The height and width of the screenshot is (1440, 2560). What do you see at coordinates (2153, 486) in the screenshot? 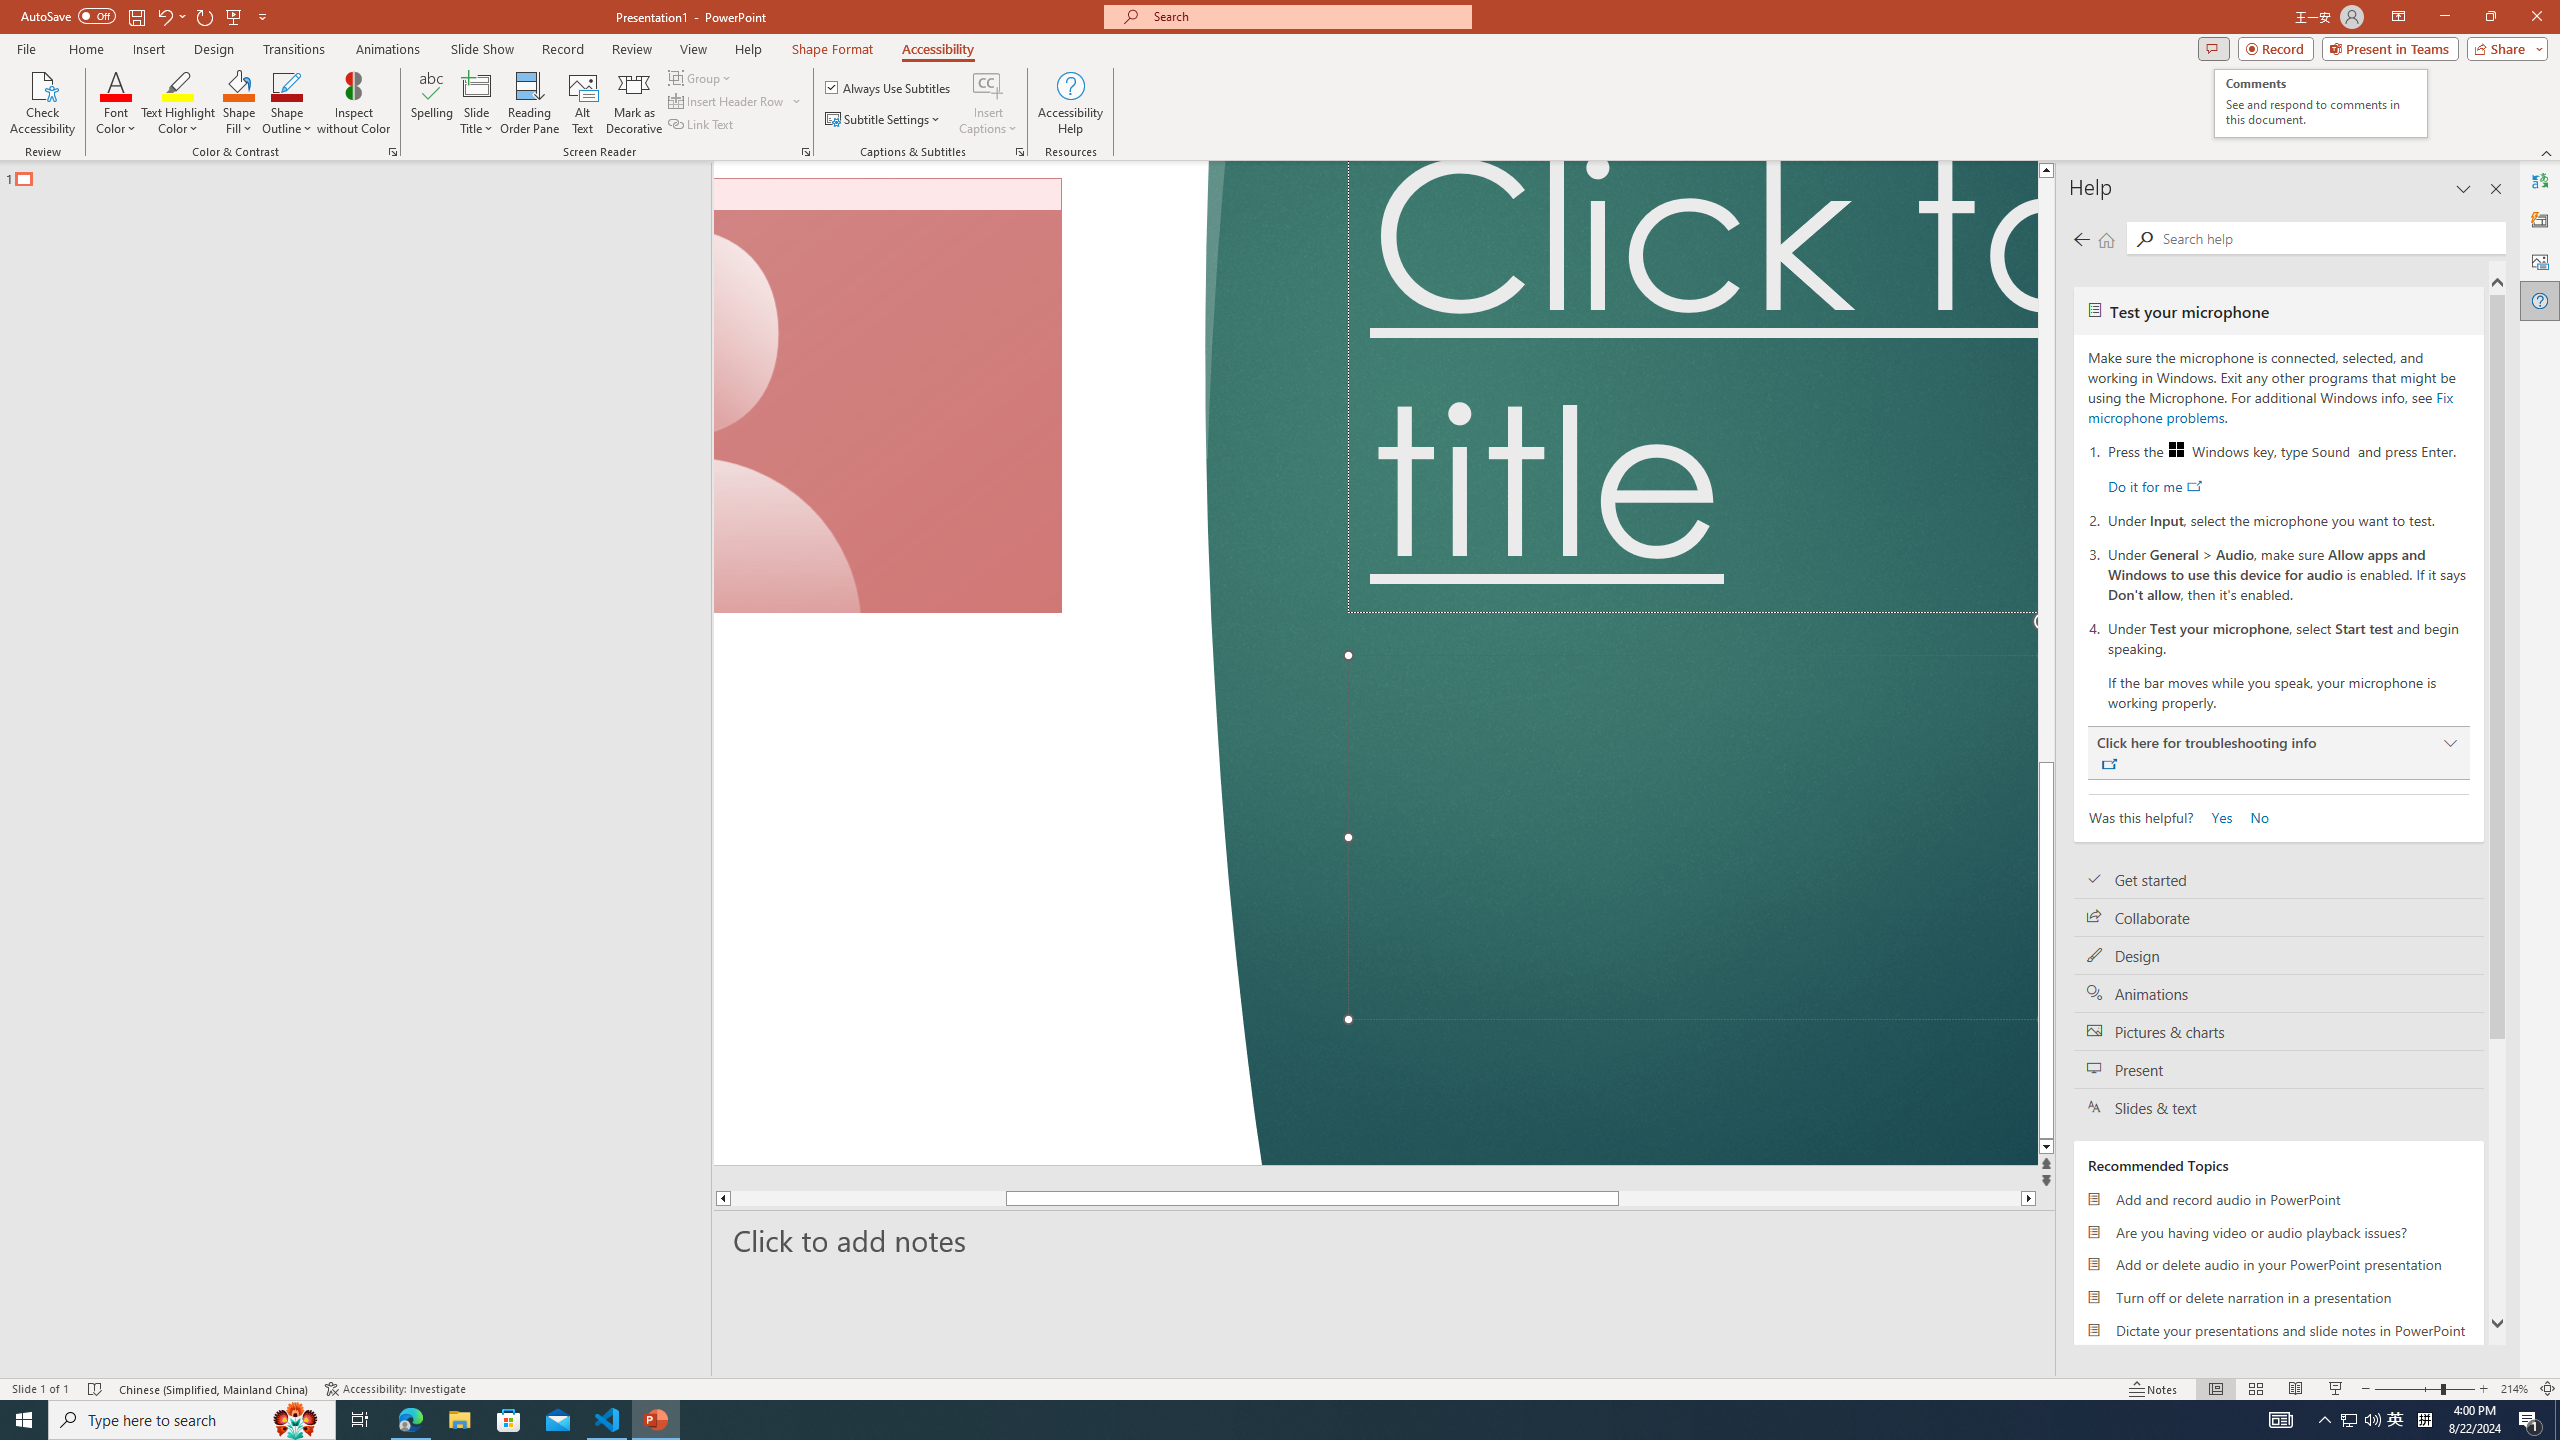
I see `'Do it for me'` at bounding box center [2153, 486].